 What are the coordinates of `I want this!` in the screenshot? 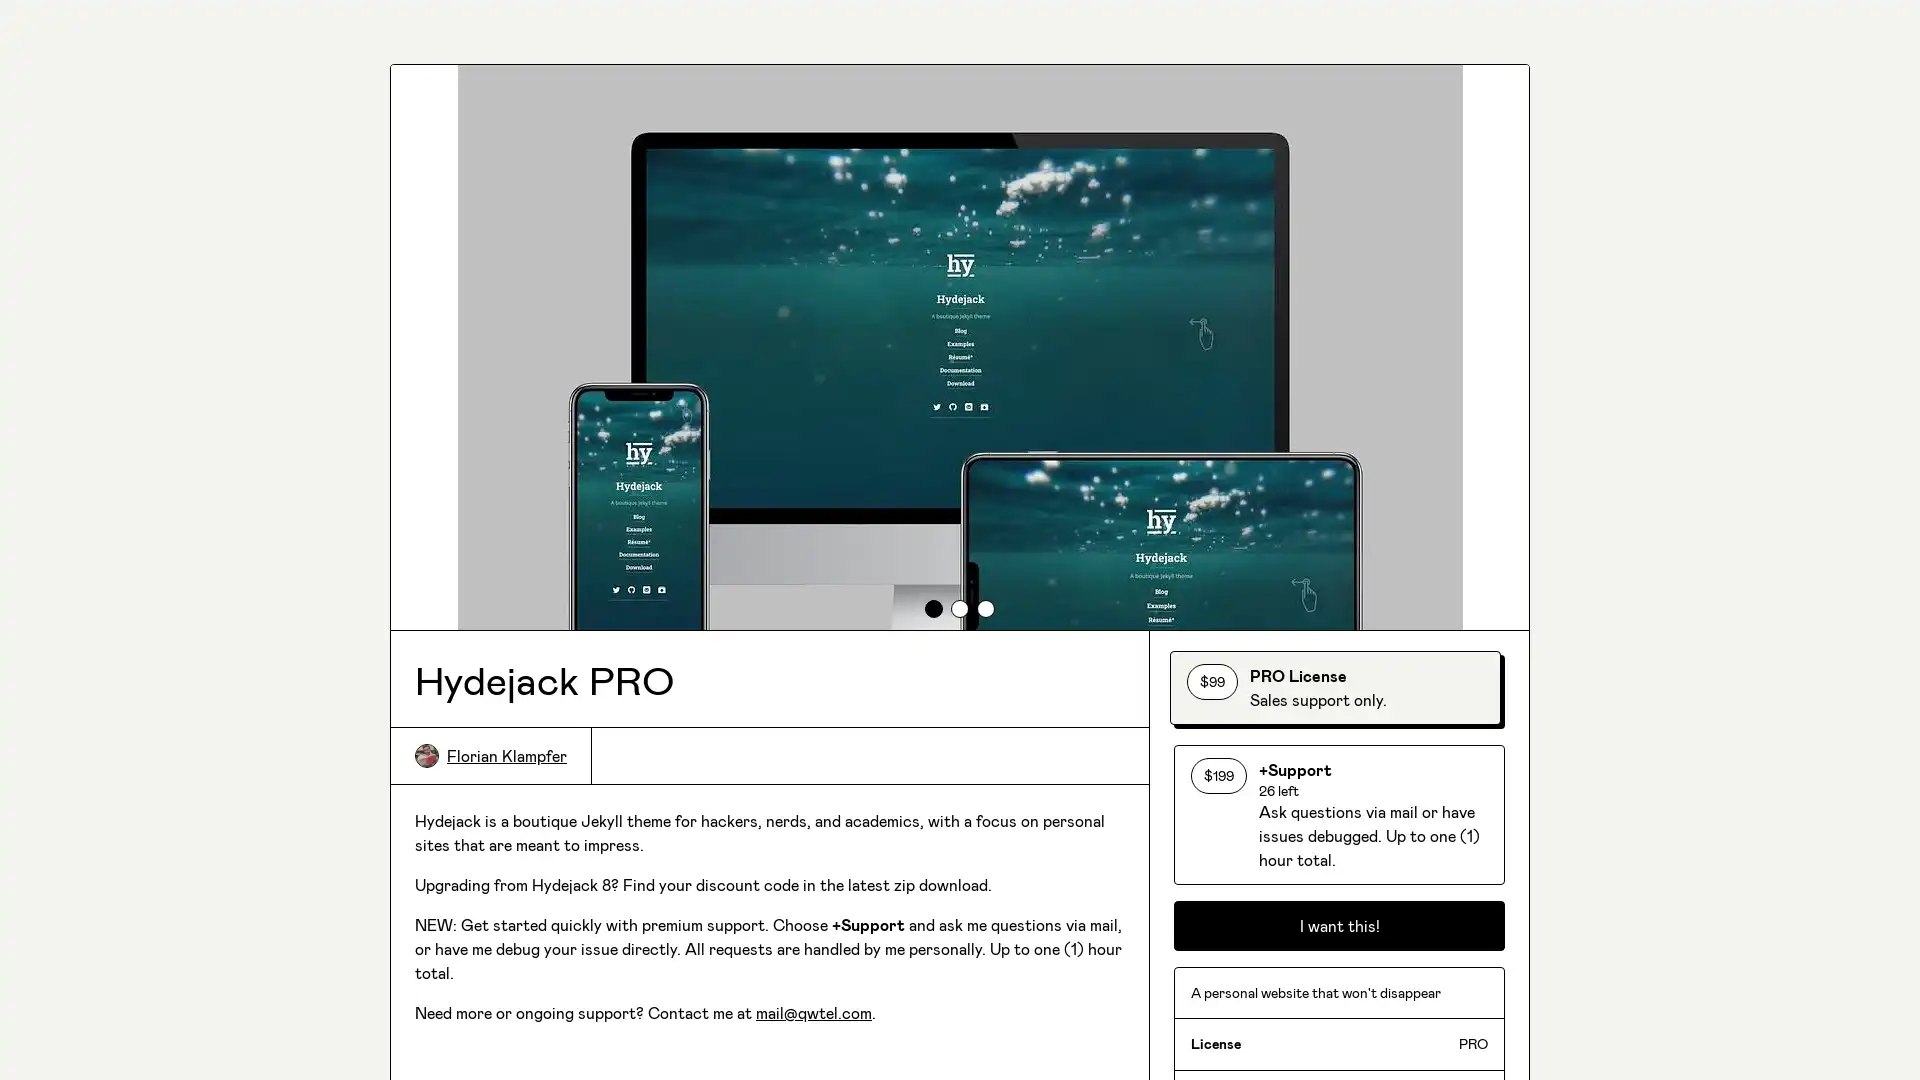 It's located at (1339, 1001).